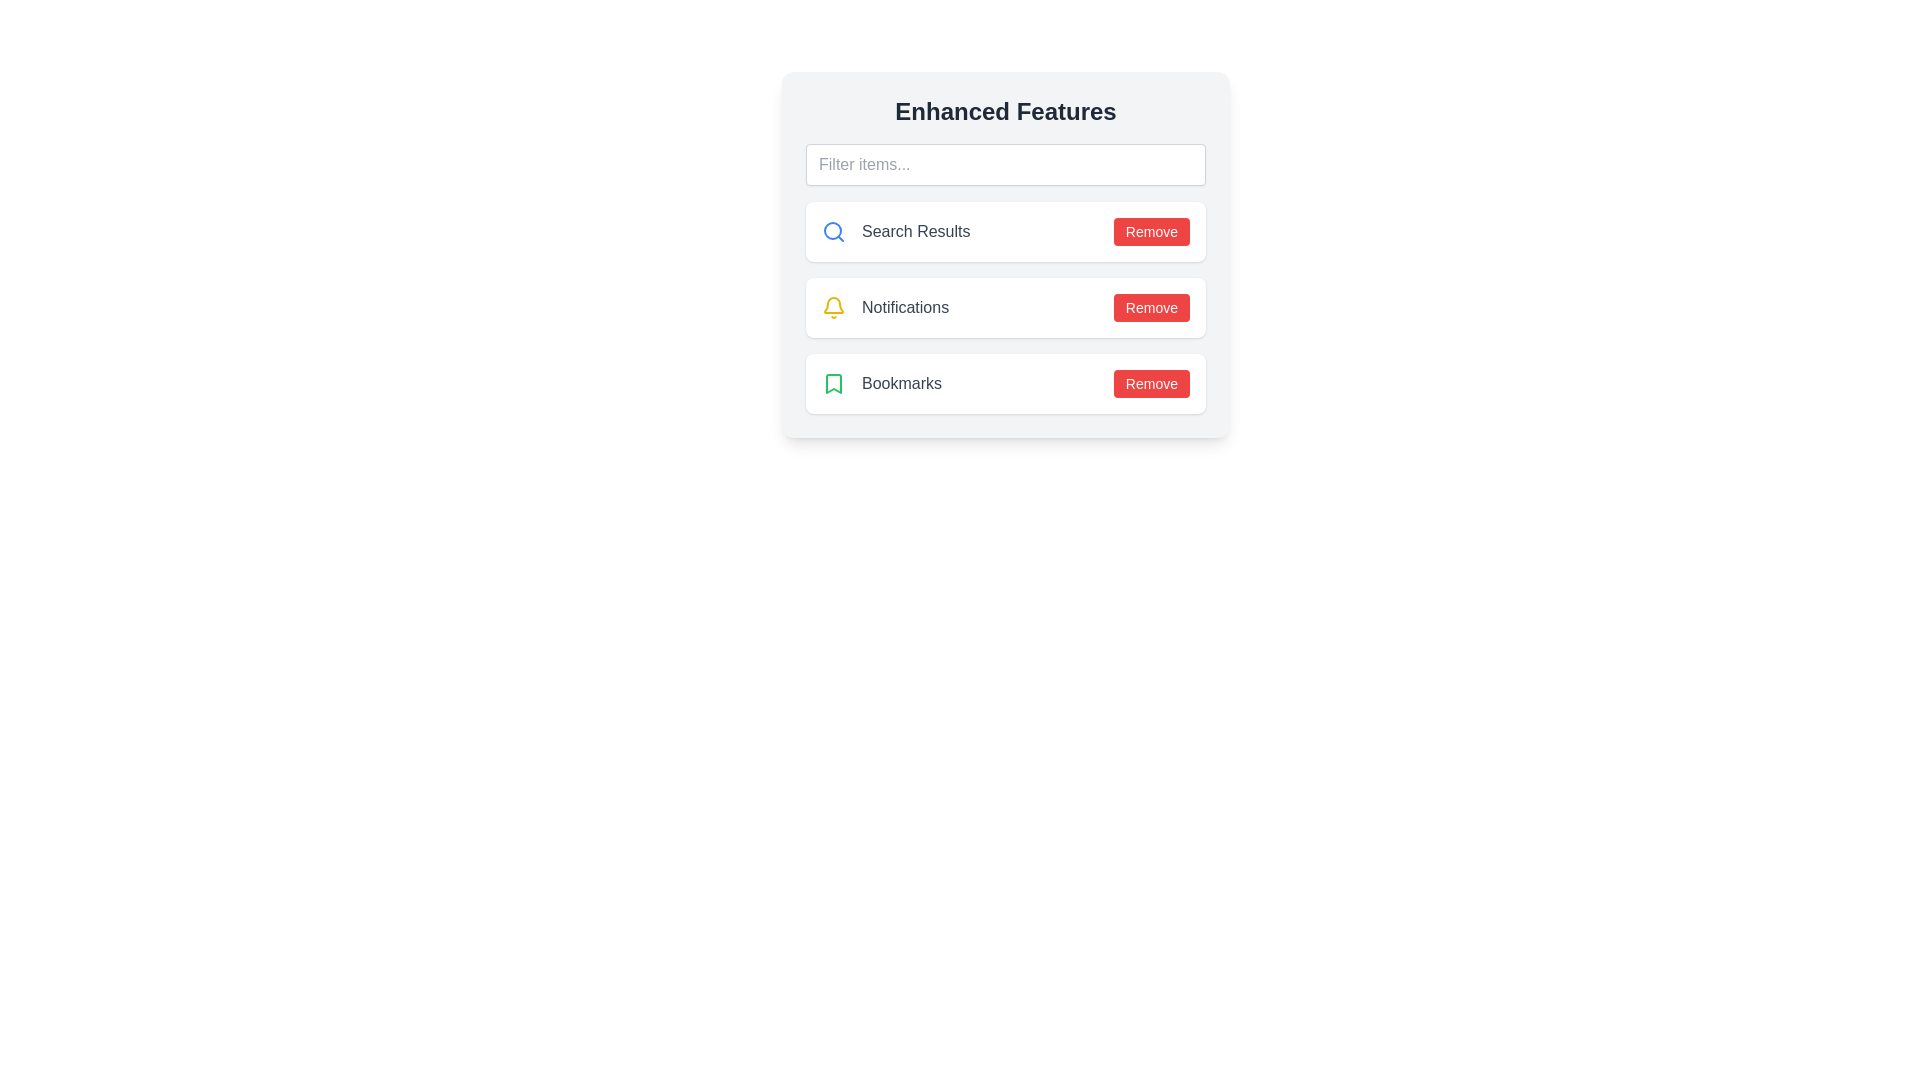 Image resolution: width=1920 pixels, height=1080 pixels. I want to click on 'Remove' button for the Search Results item, so click(1152, 230).